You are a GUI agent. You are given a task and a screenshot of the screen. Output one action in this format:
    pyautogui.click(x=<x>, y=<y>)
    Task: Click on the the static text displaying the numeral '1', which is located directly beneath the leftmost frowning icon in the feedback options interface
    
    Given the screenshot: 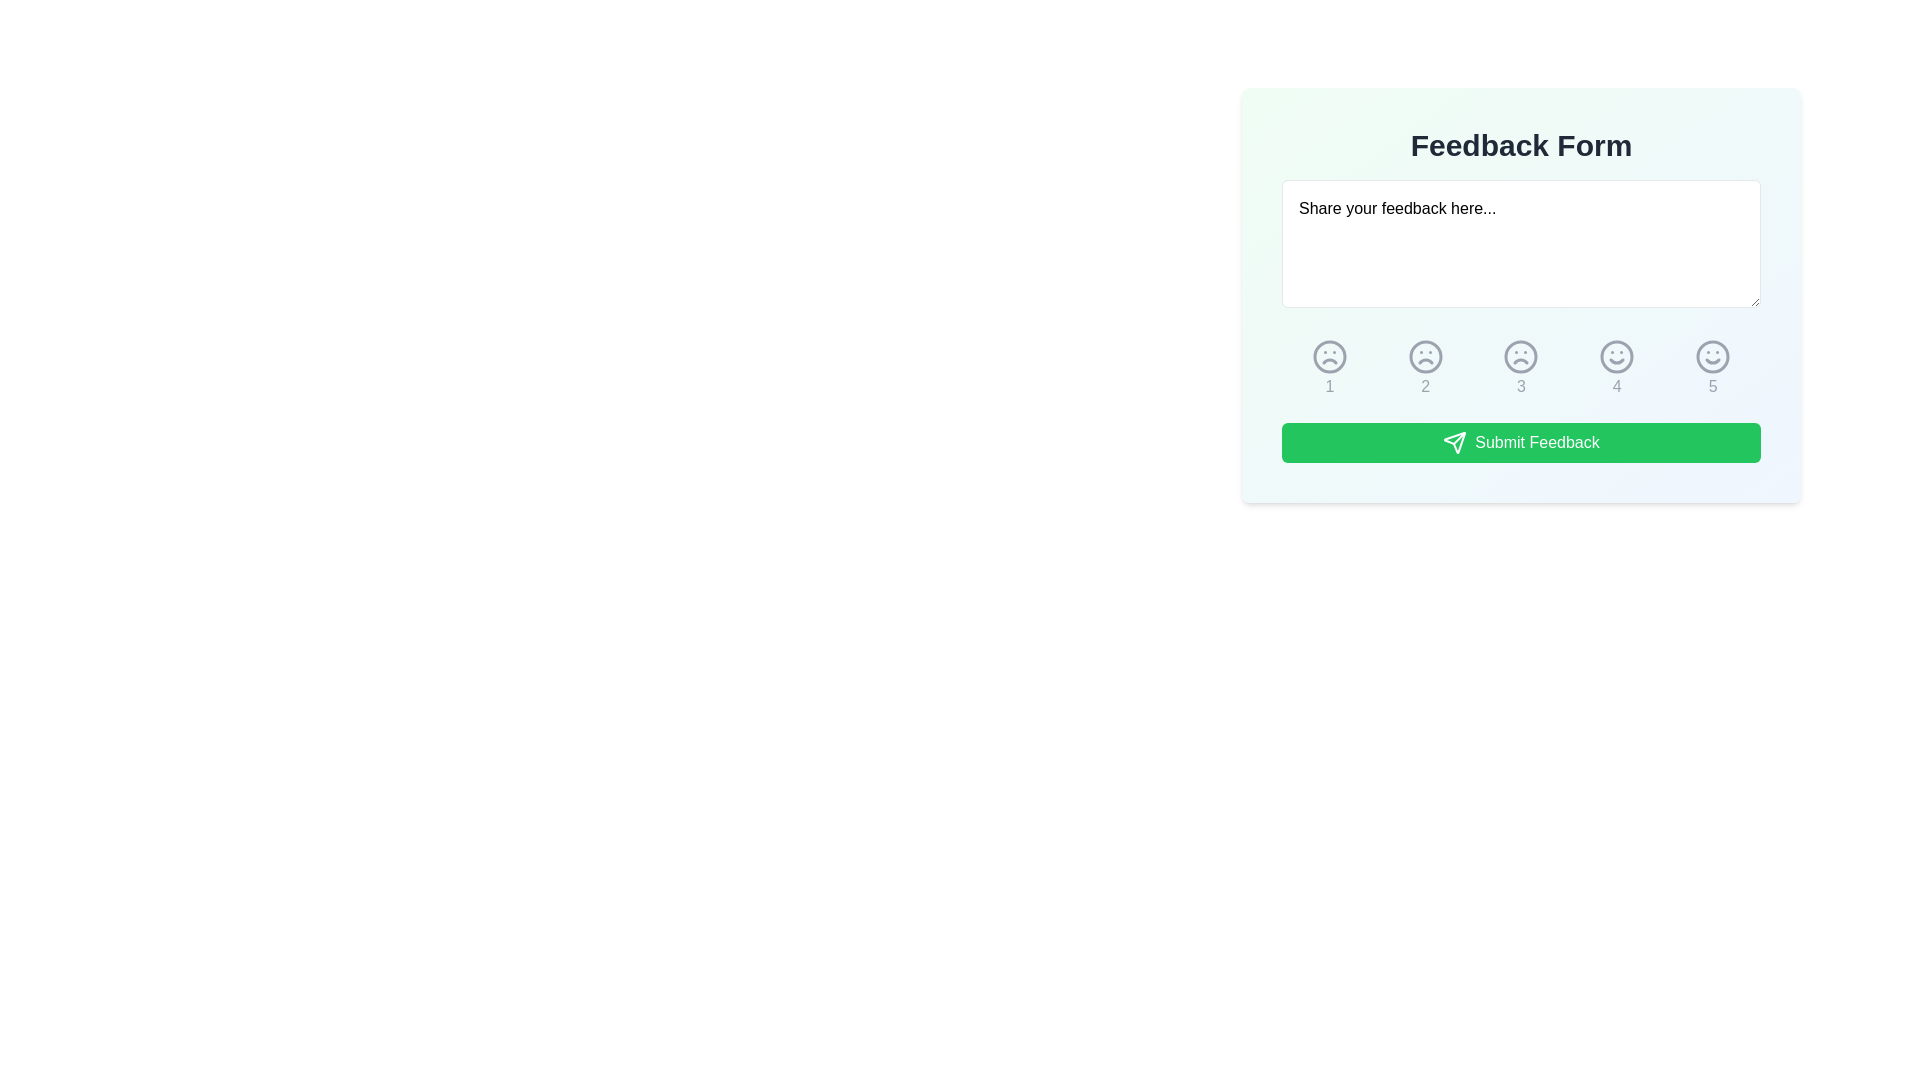 What is the action you would take?
    pyautogui.click(x=1329, y=386)
    